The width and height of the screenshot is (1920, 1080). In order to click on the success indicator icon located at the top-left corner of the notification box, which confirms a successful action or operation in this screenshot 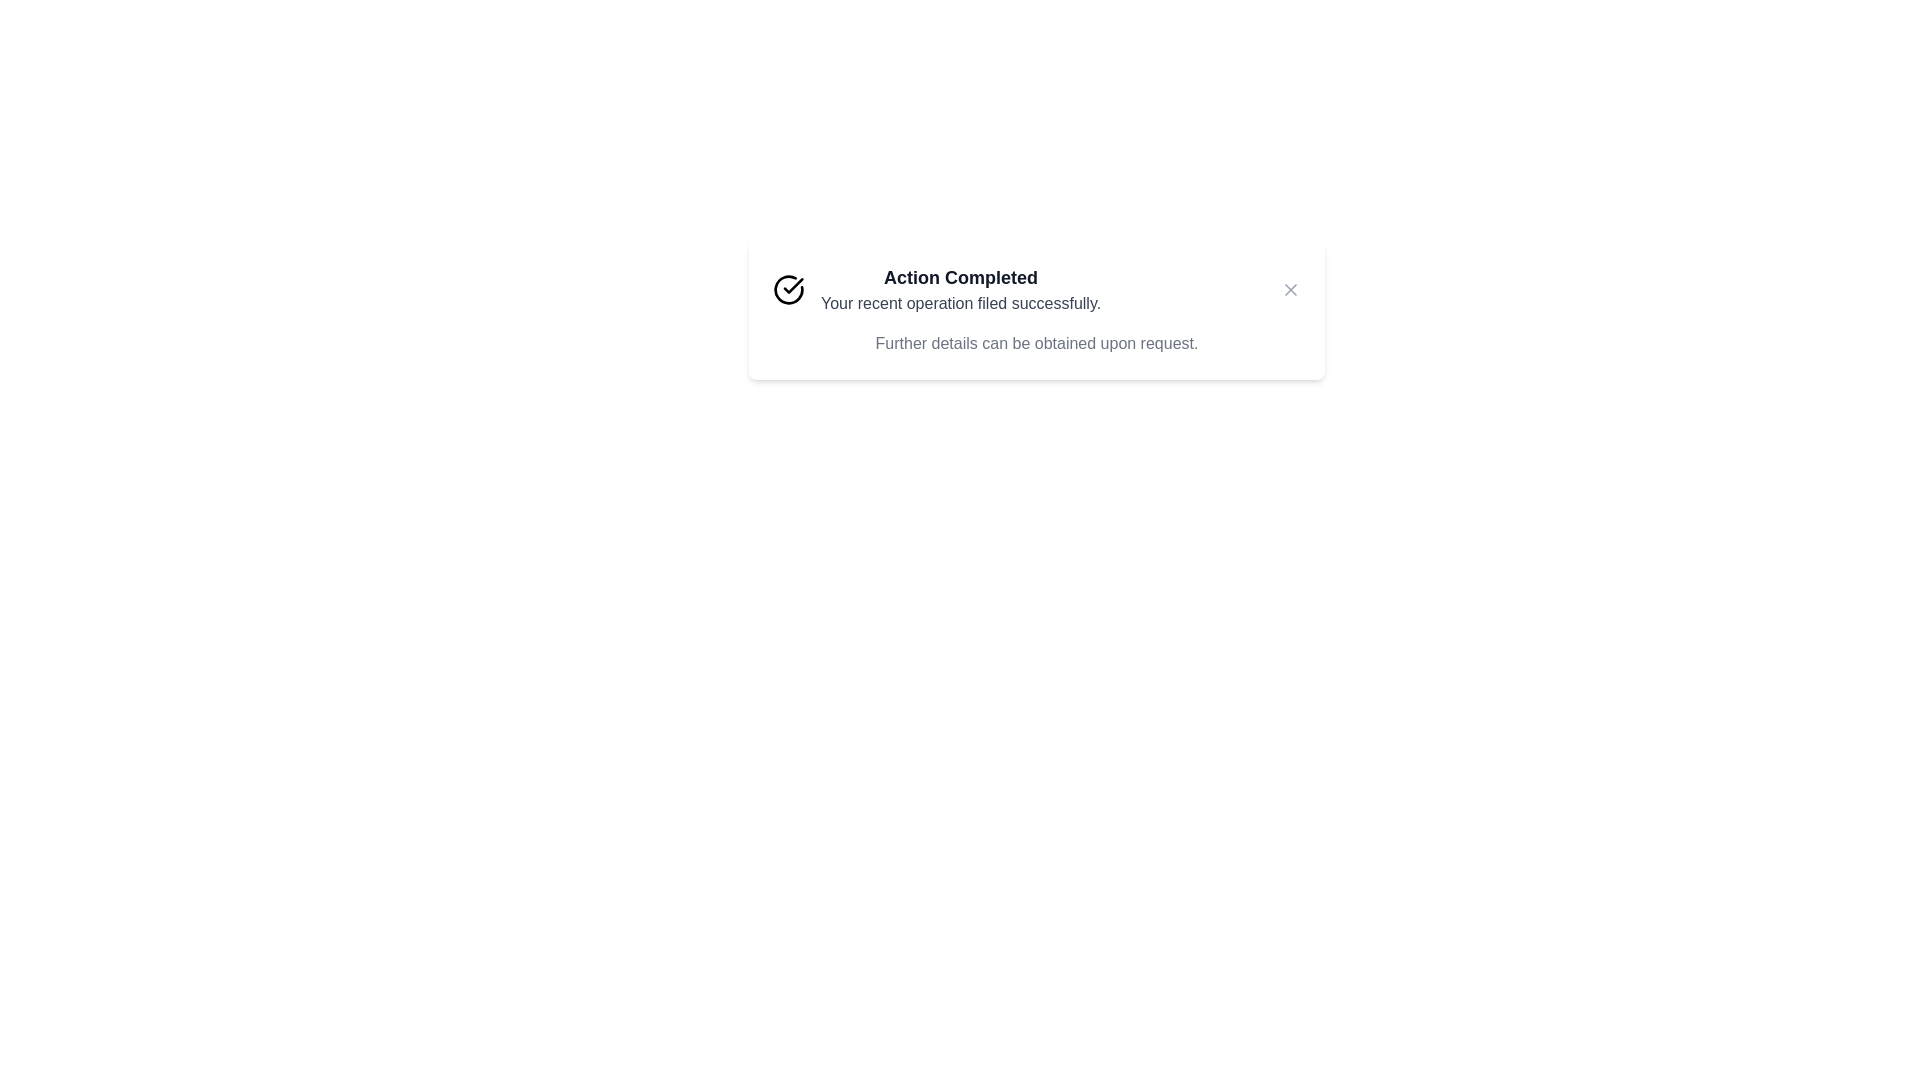, I will do `click(787, 289)`.